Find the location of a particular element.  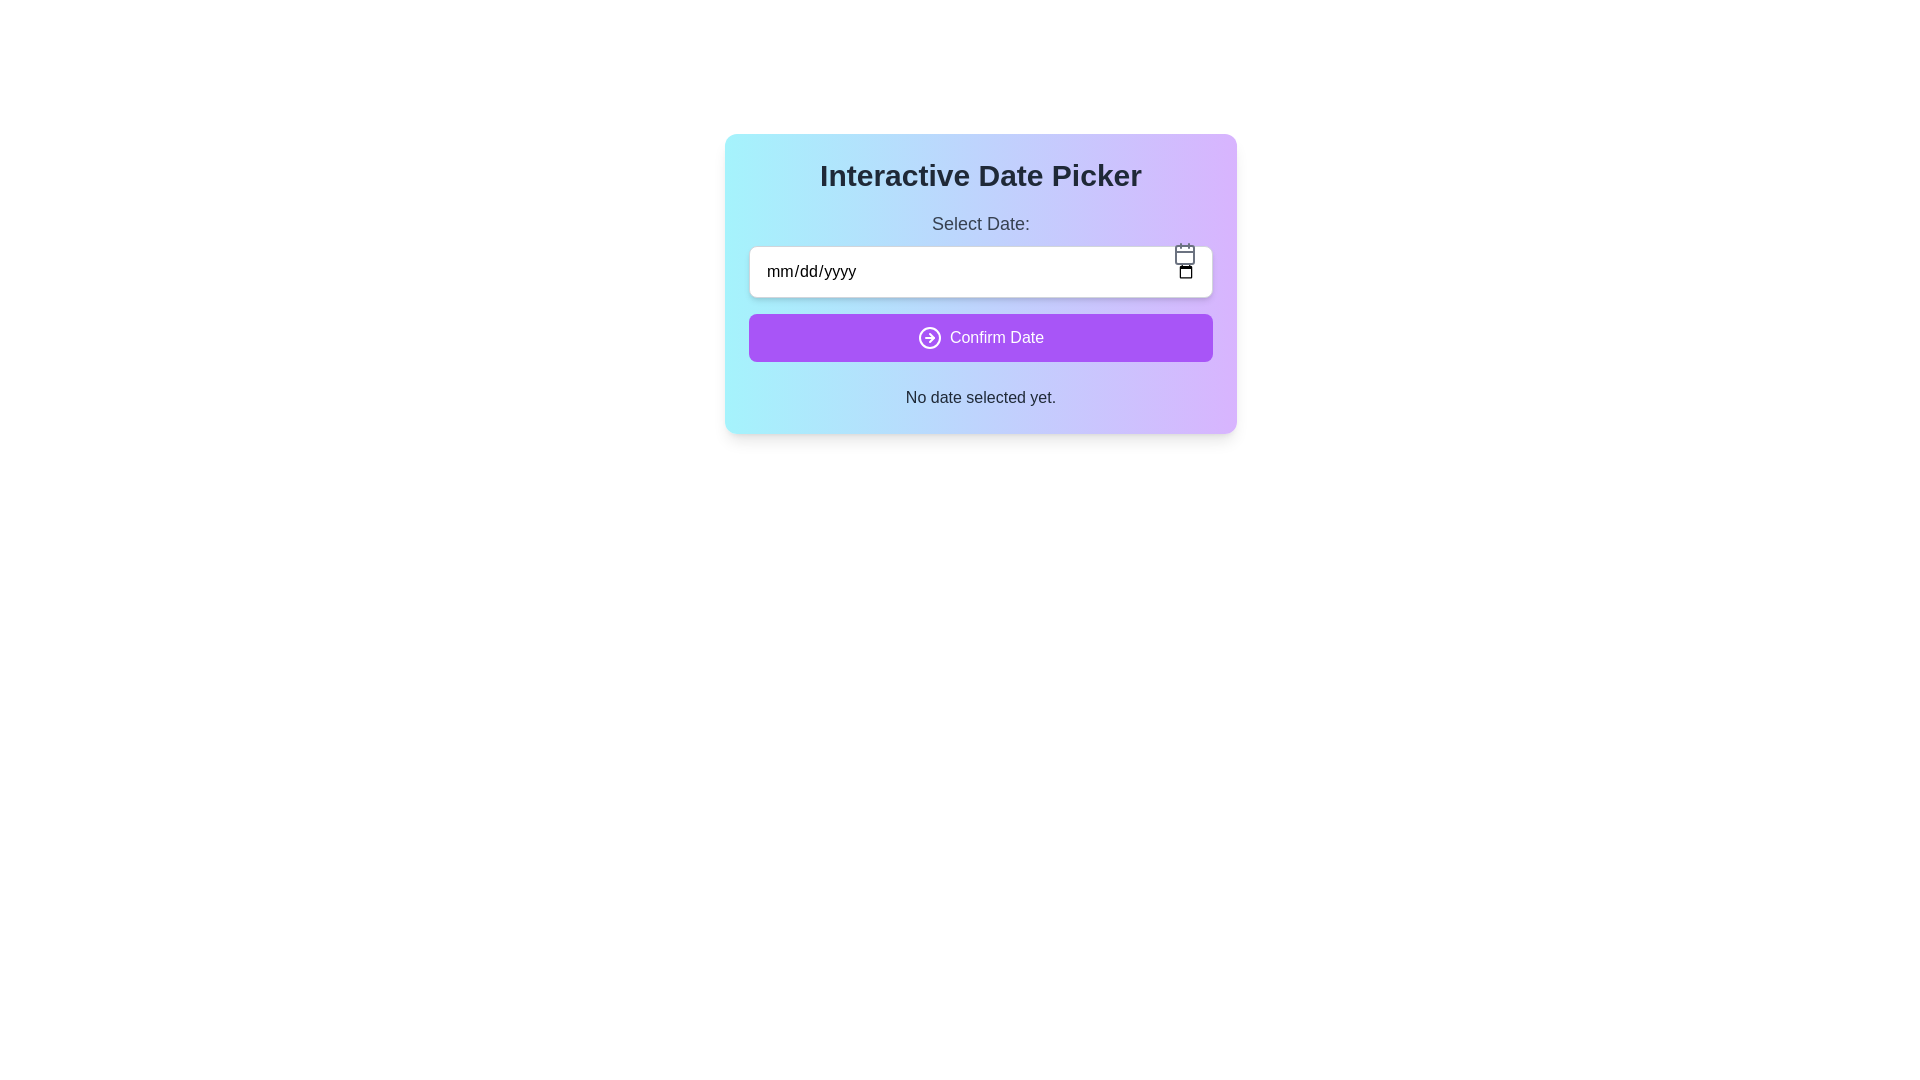

to select text in the input field of the Date Picker labeled 'Select Date:' located within the 'Interactive Date Picker' panel is located at coordinates (980, 253).